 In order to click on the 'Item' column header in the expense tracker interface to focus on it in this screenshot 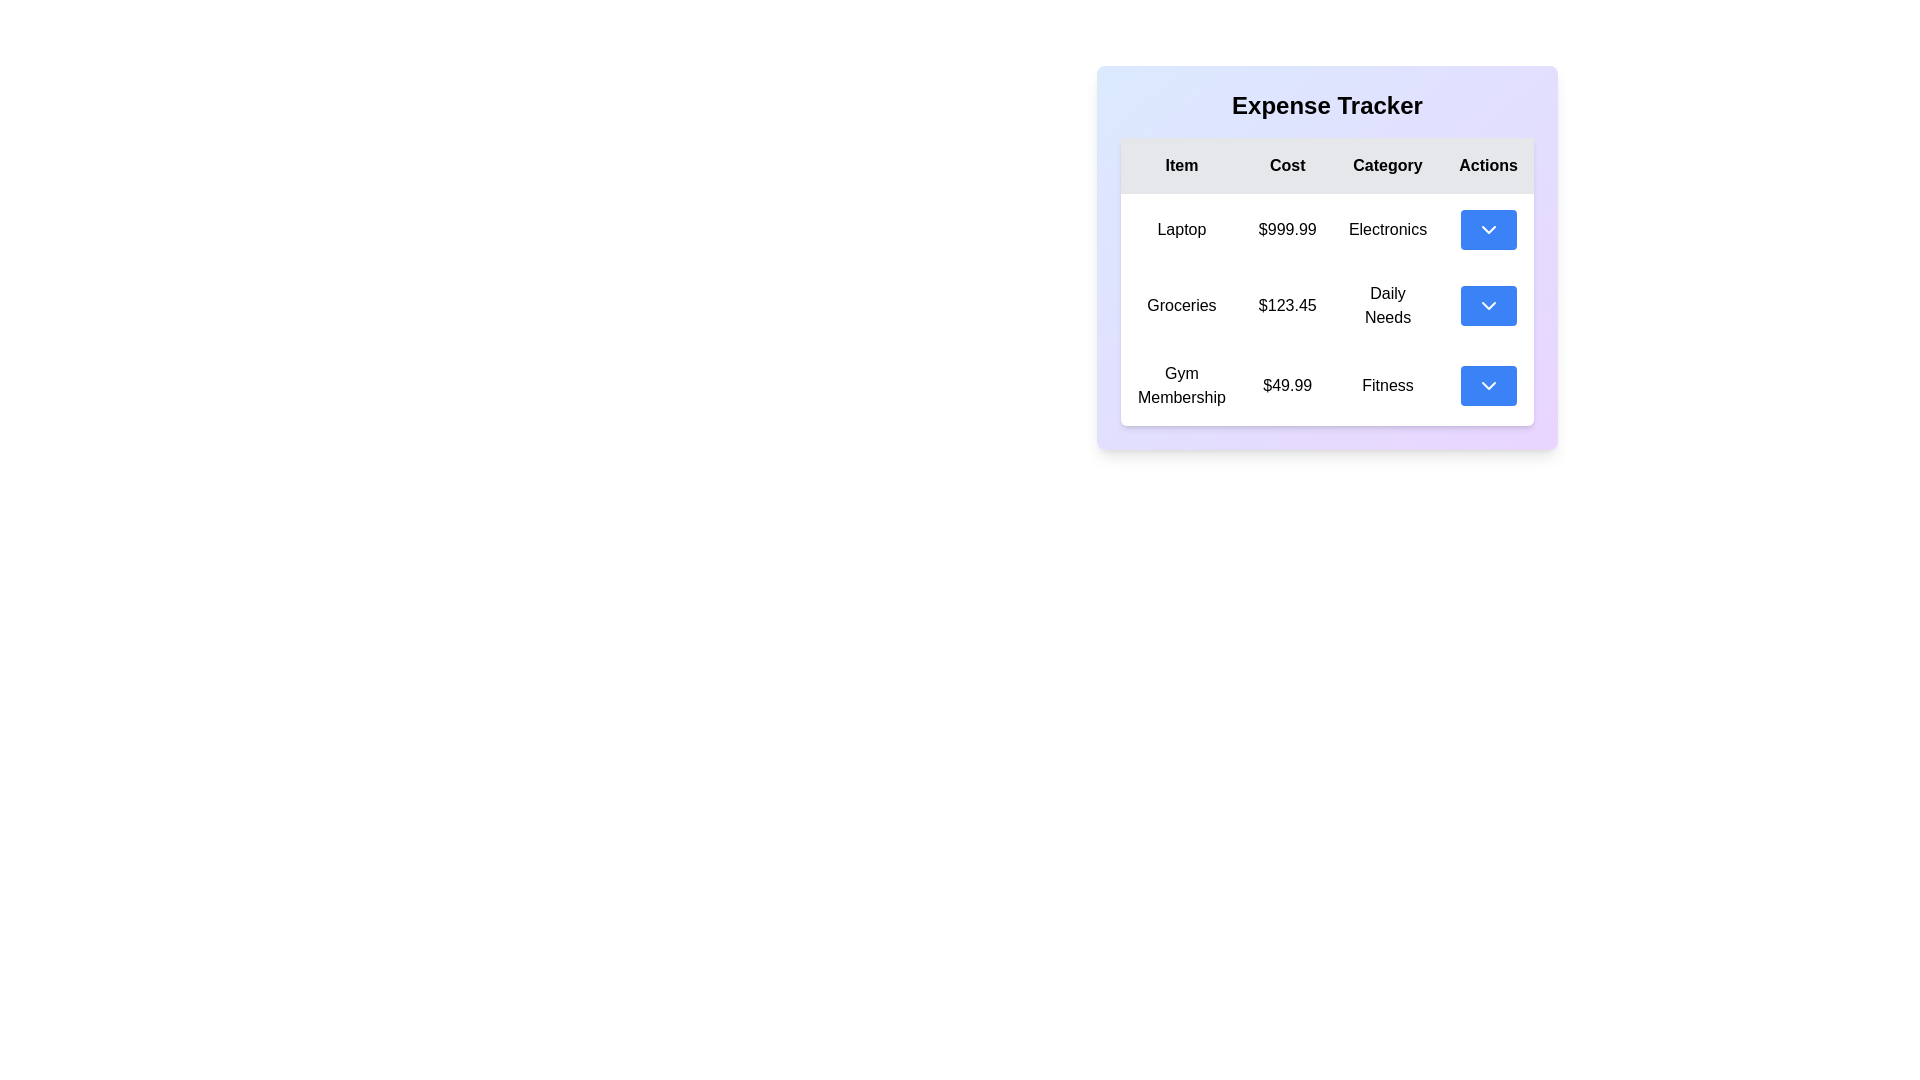, I will do `click(1181, 164)`.